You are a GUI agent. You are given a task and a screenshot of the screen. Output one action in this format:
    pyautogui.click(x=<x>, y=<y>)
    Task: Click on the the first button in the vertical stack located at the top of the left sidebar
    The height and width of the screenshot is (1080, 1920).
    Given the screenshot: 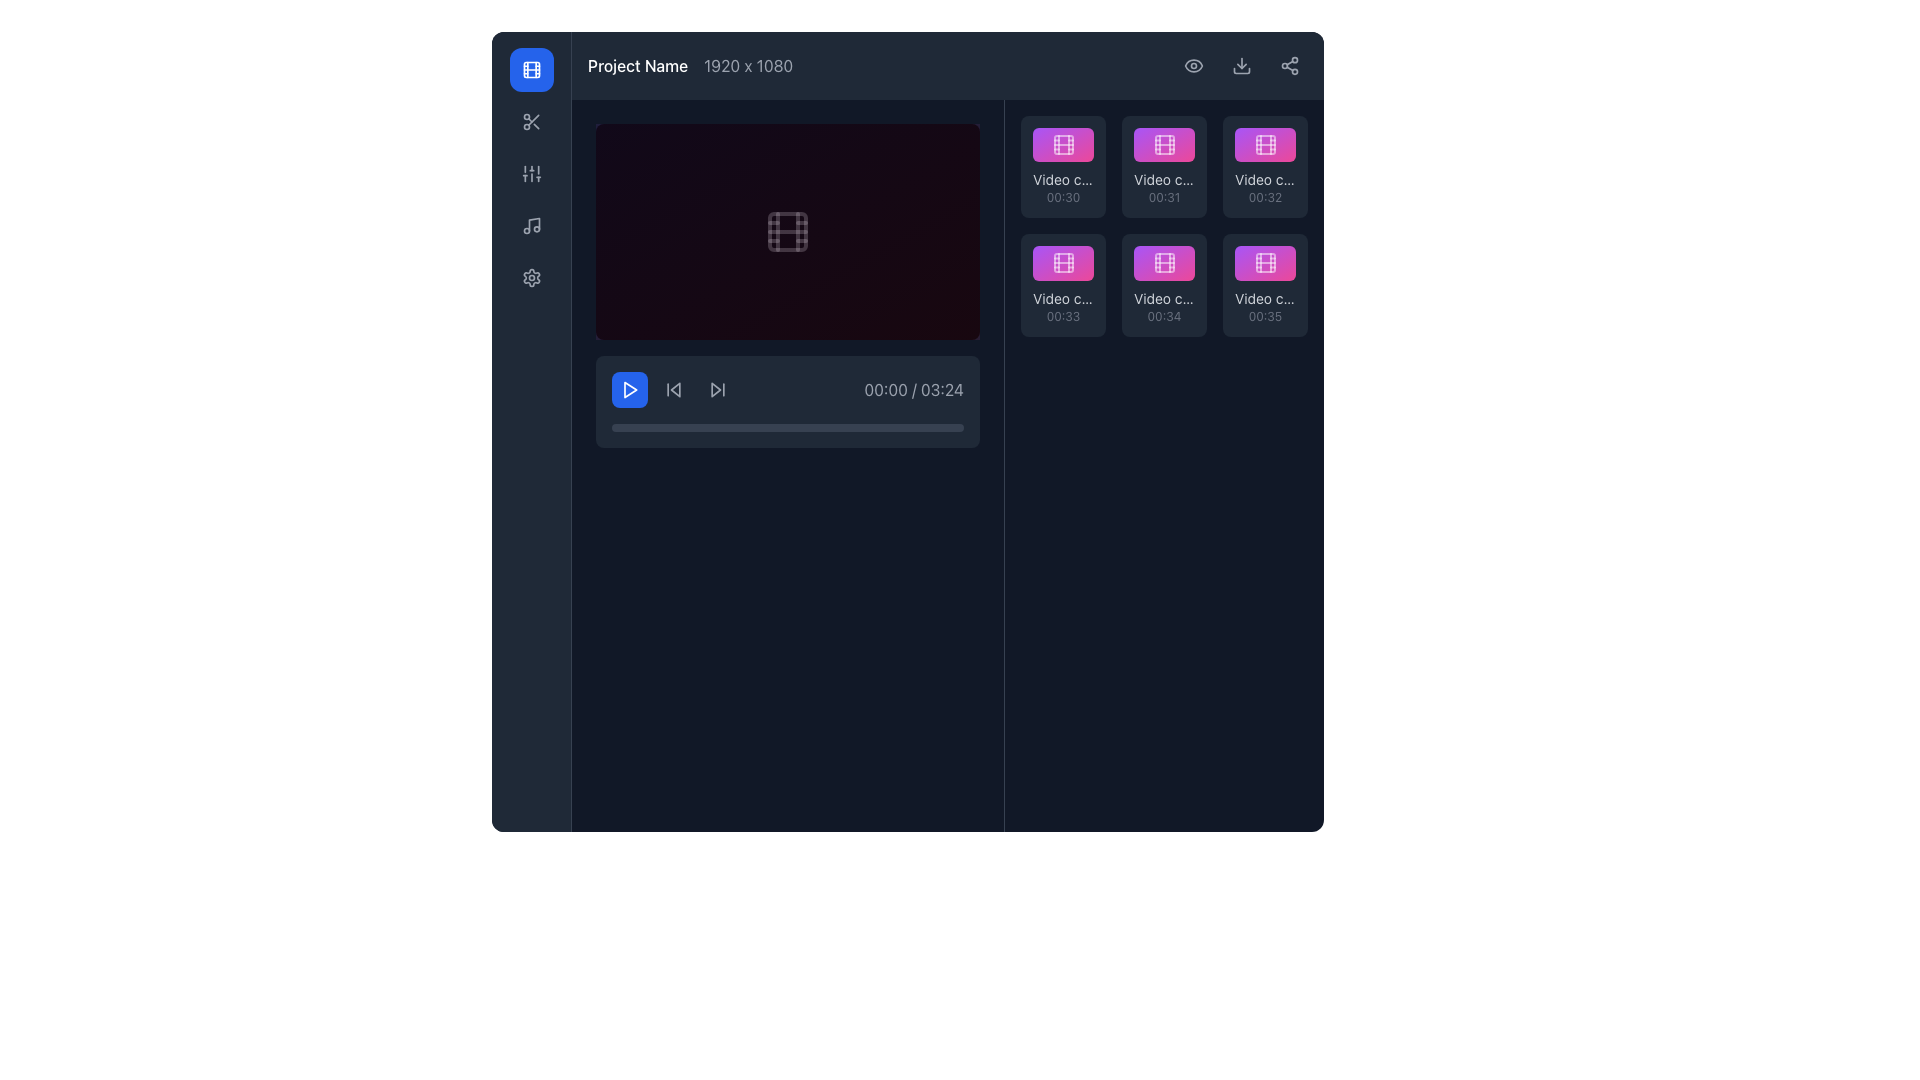 What is the action you would take?
    pyautogui.click(x=531, y=68)
    